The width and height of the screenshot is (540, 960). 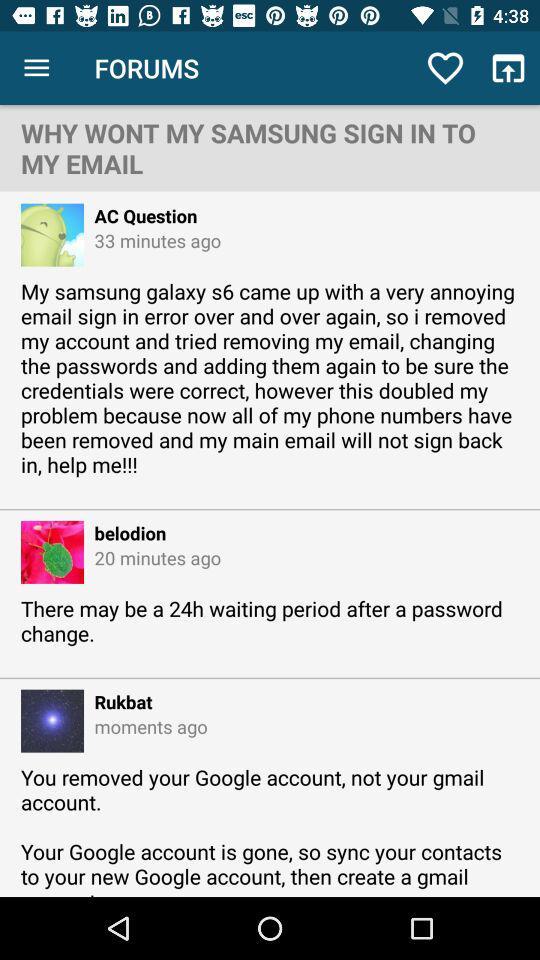 I want to click on icon below the there may be, so click(x=118, y=701).